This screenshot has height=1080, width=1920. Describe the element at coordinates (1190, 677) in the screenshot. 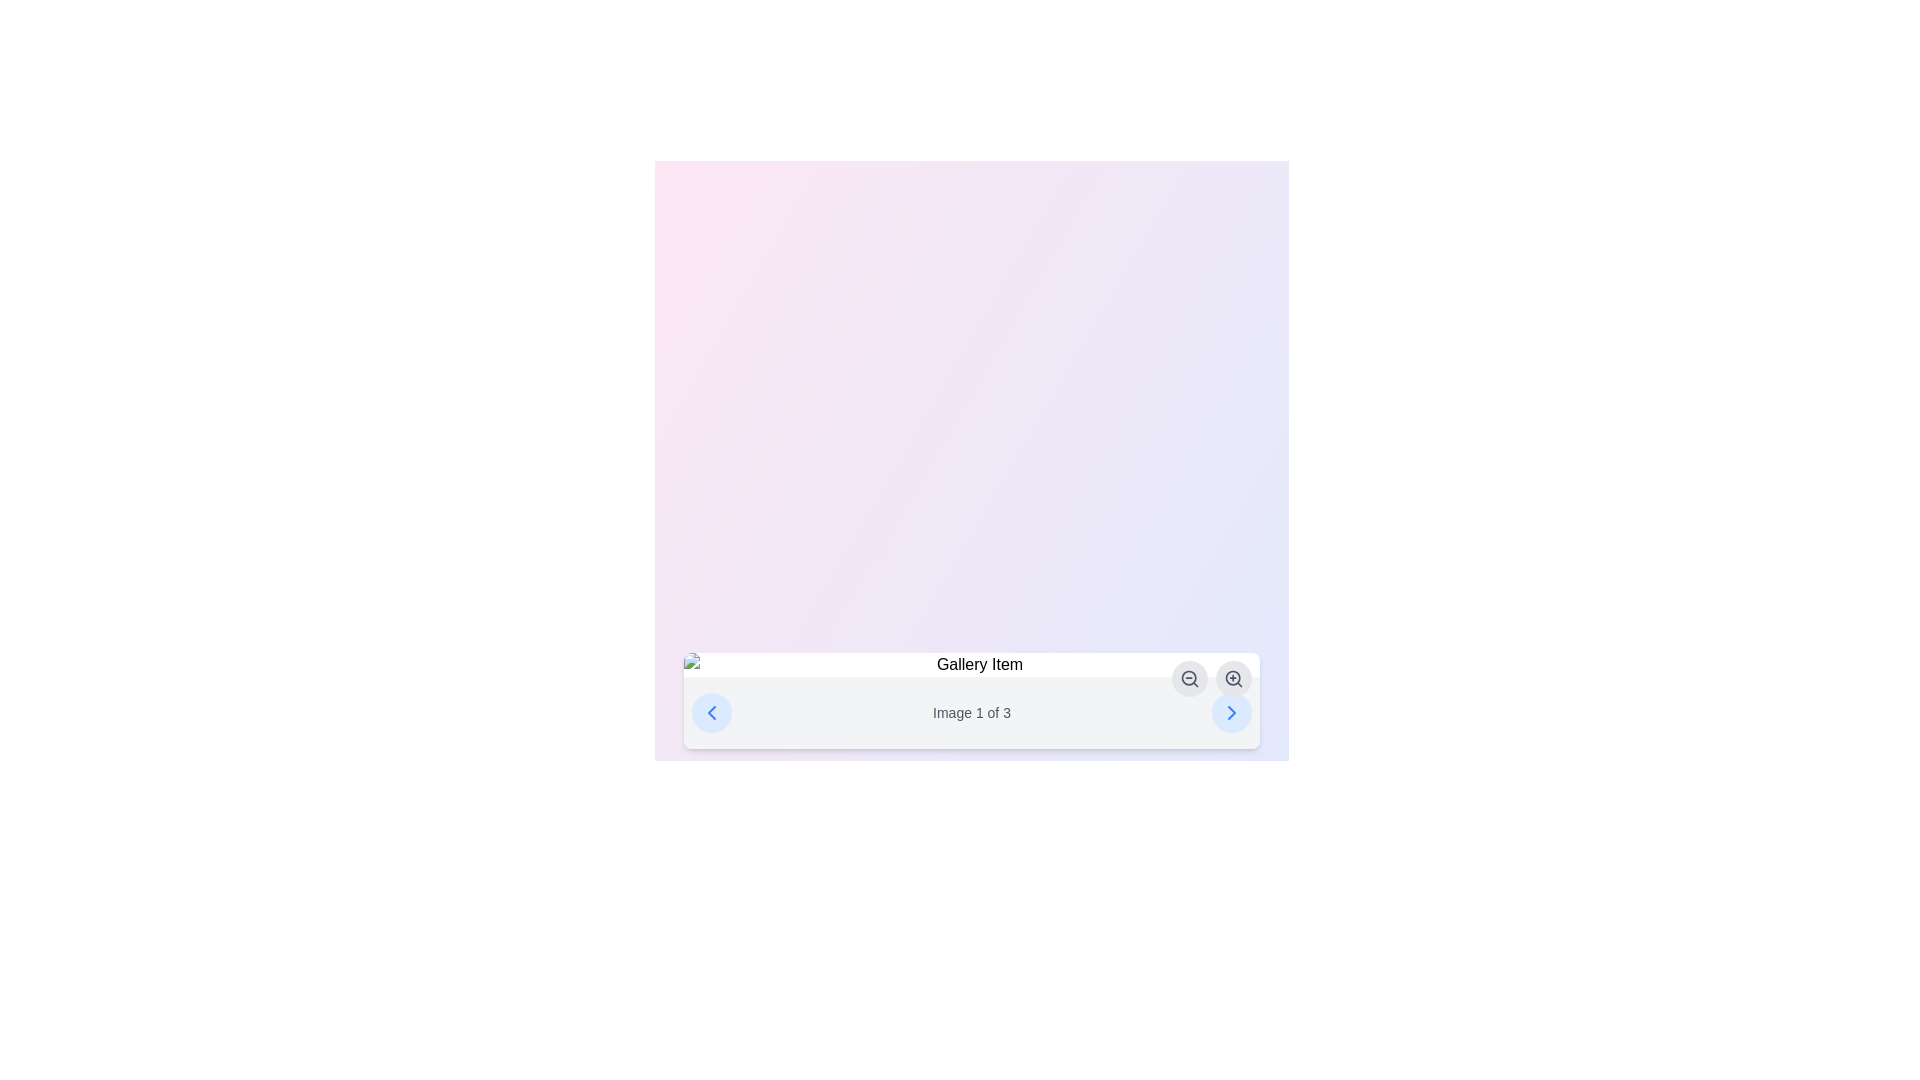

I see `the gray magnifying glass button with a minus symbol inside, located on the right side of the panel near the bottom center of the interface, to zoom out` at that location.